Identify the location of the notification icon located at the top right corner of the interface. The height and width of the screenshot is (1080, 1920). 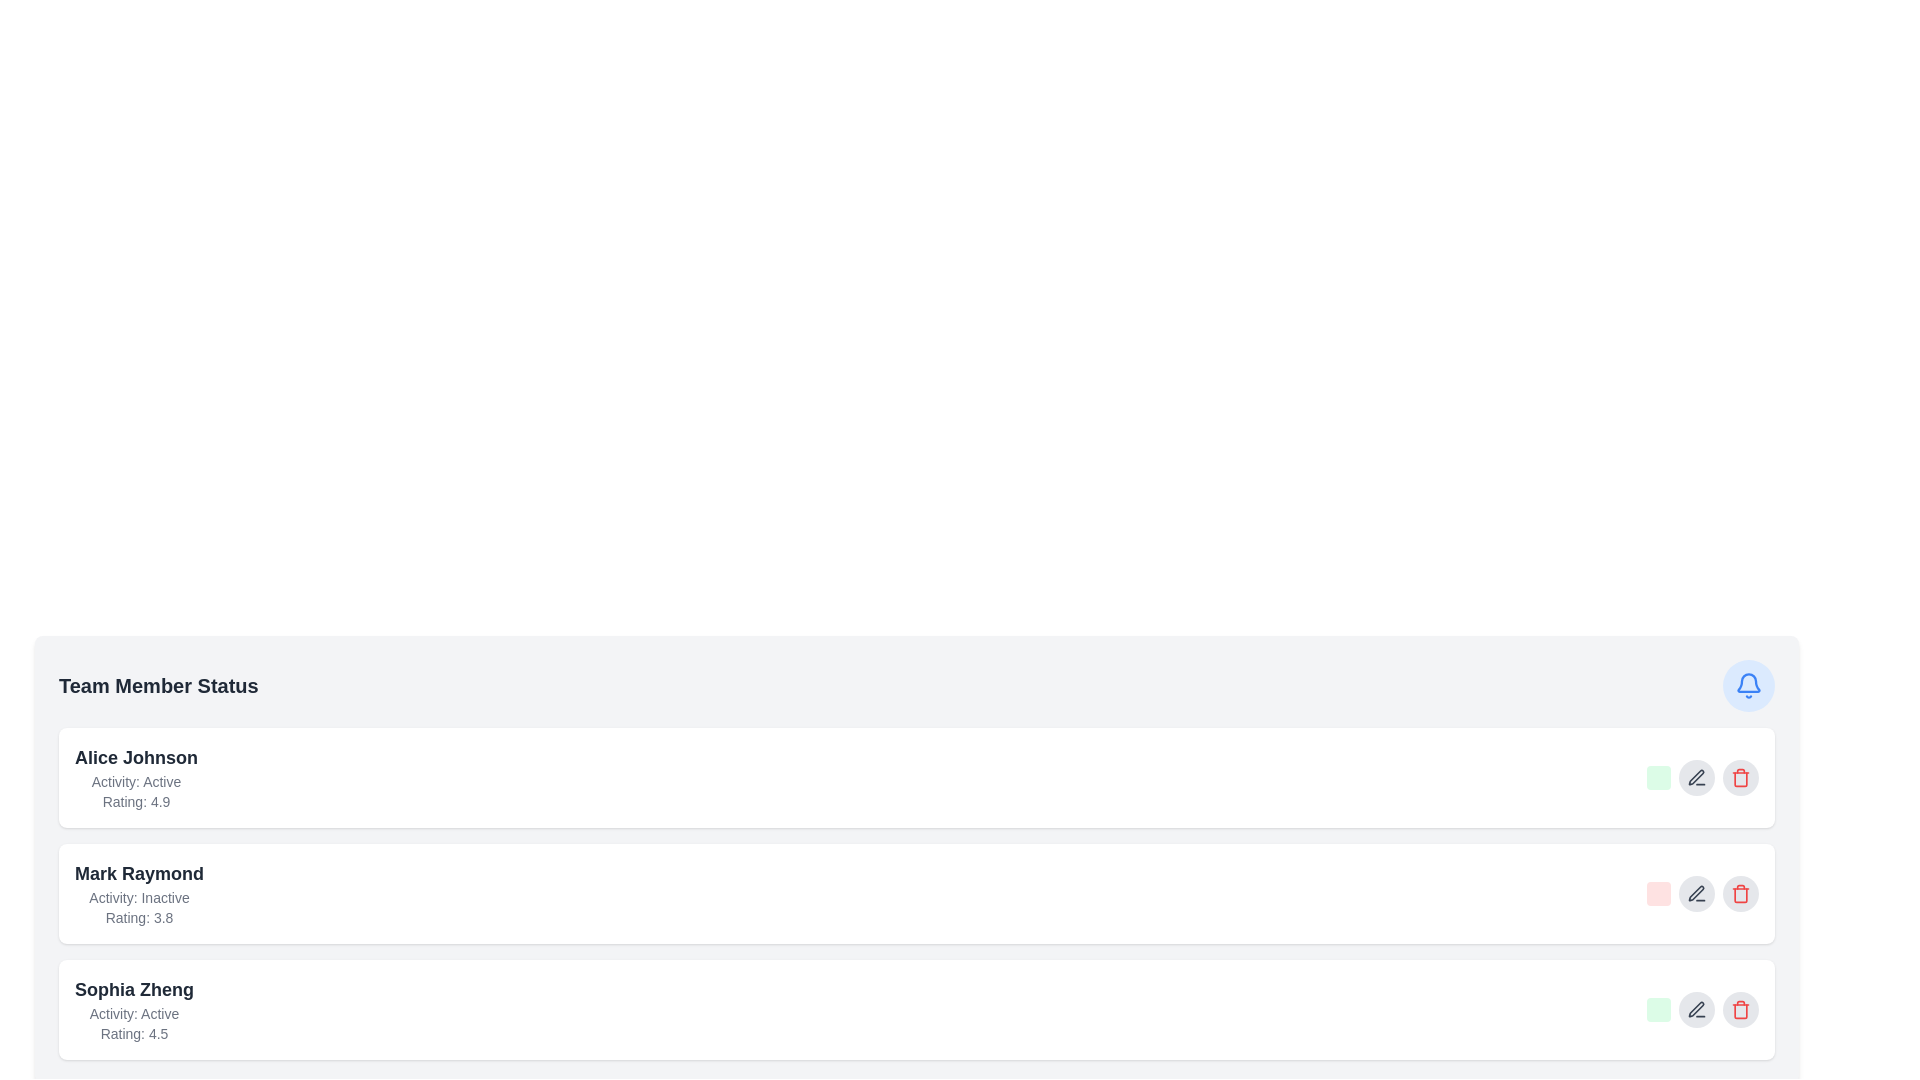
(1747, 685).